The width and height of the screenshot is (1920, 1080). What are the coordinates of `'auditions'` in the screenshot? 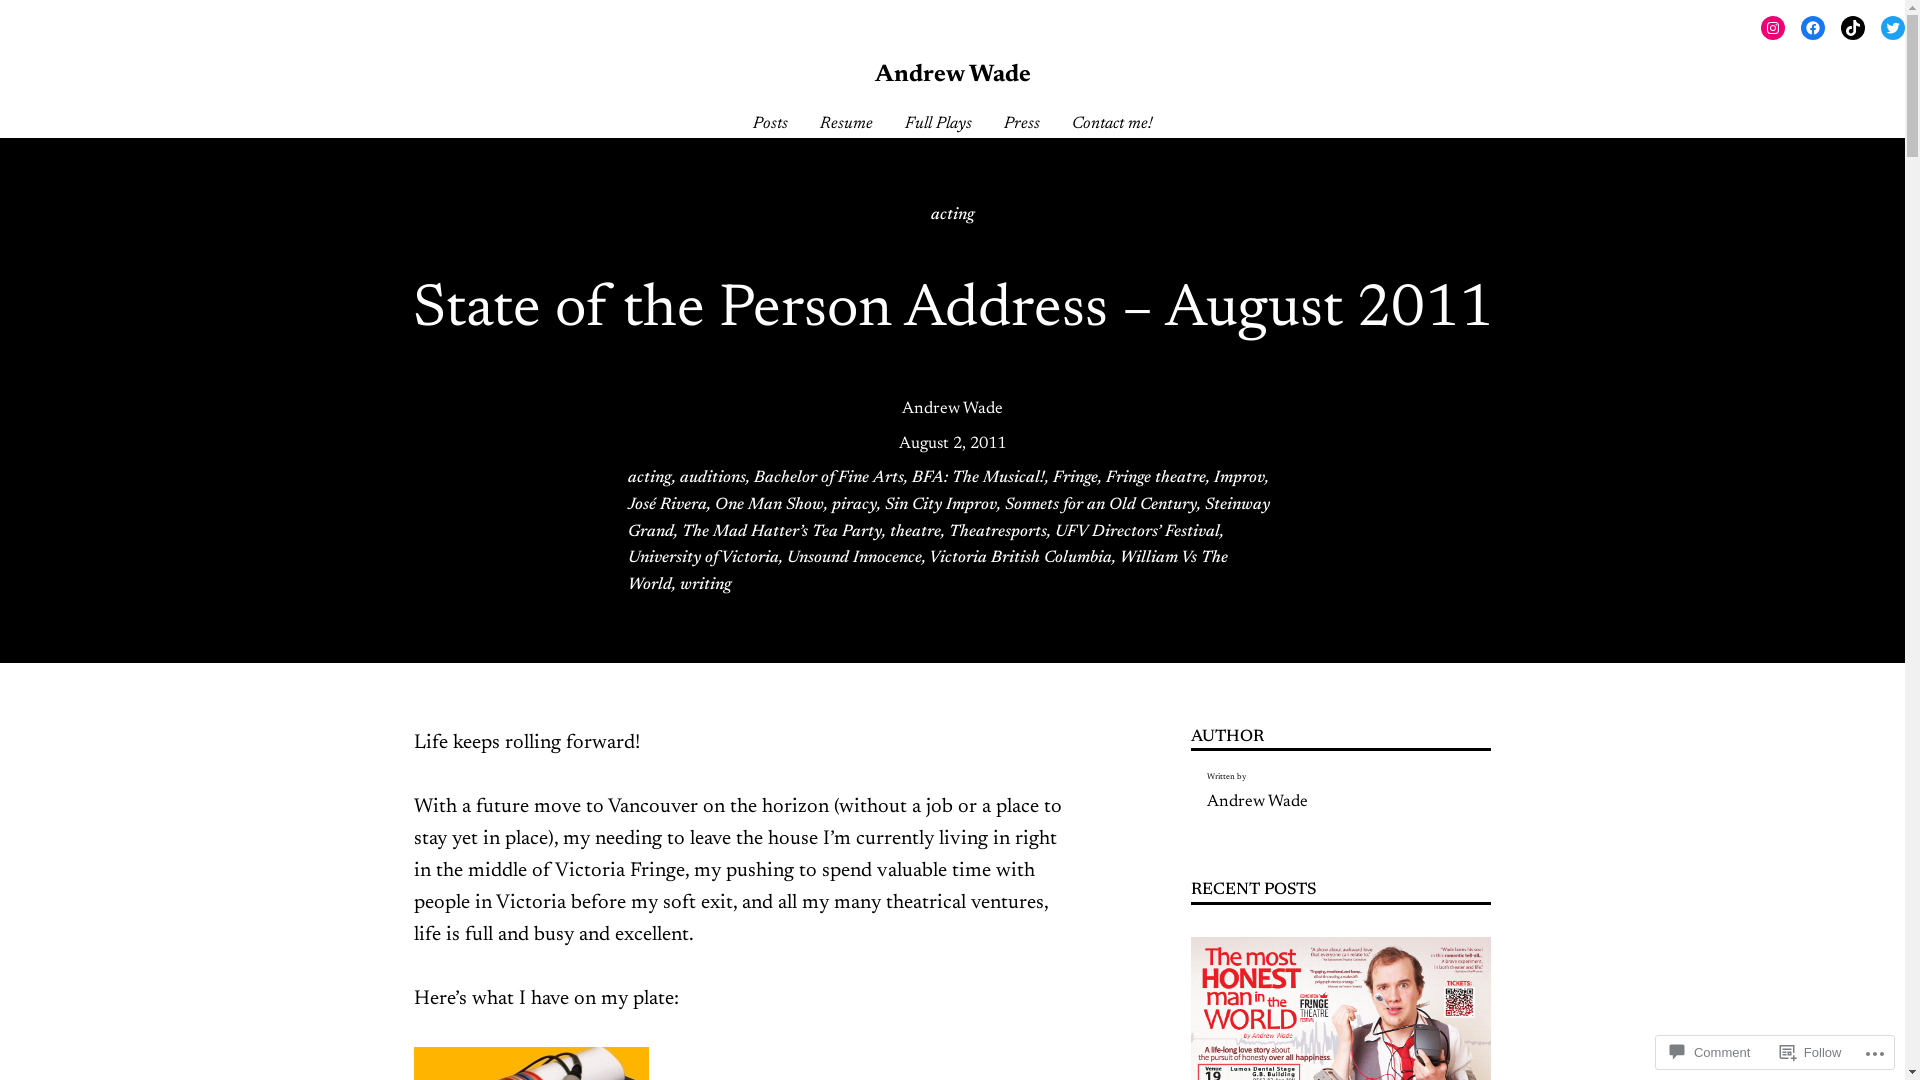 It's located at (713, 478).